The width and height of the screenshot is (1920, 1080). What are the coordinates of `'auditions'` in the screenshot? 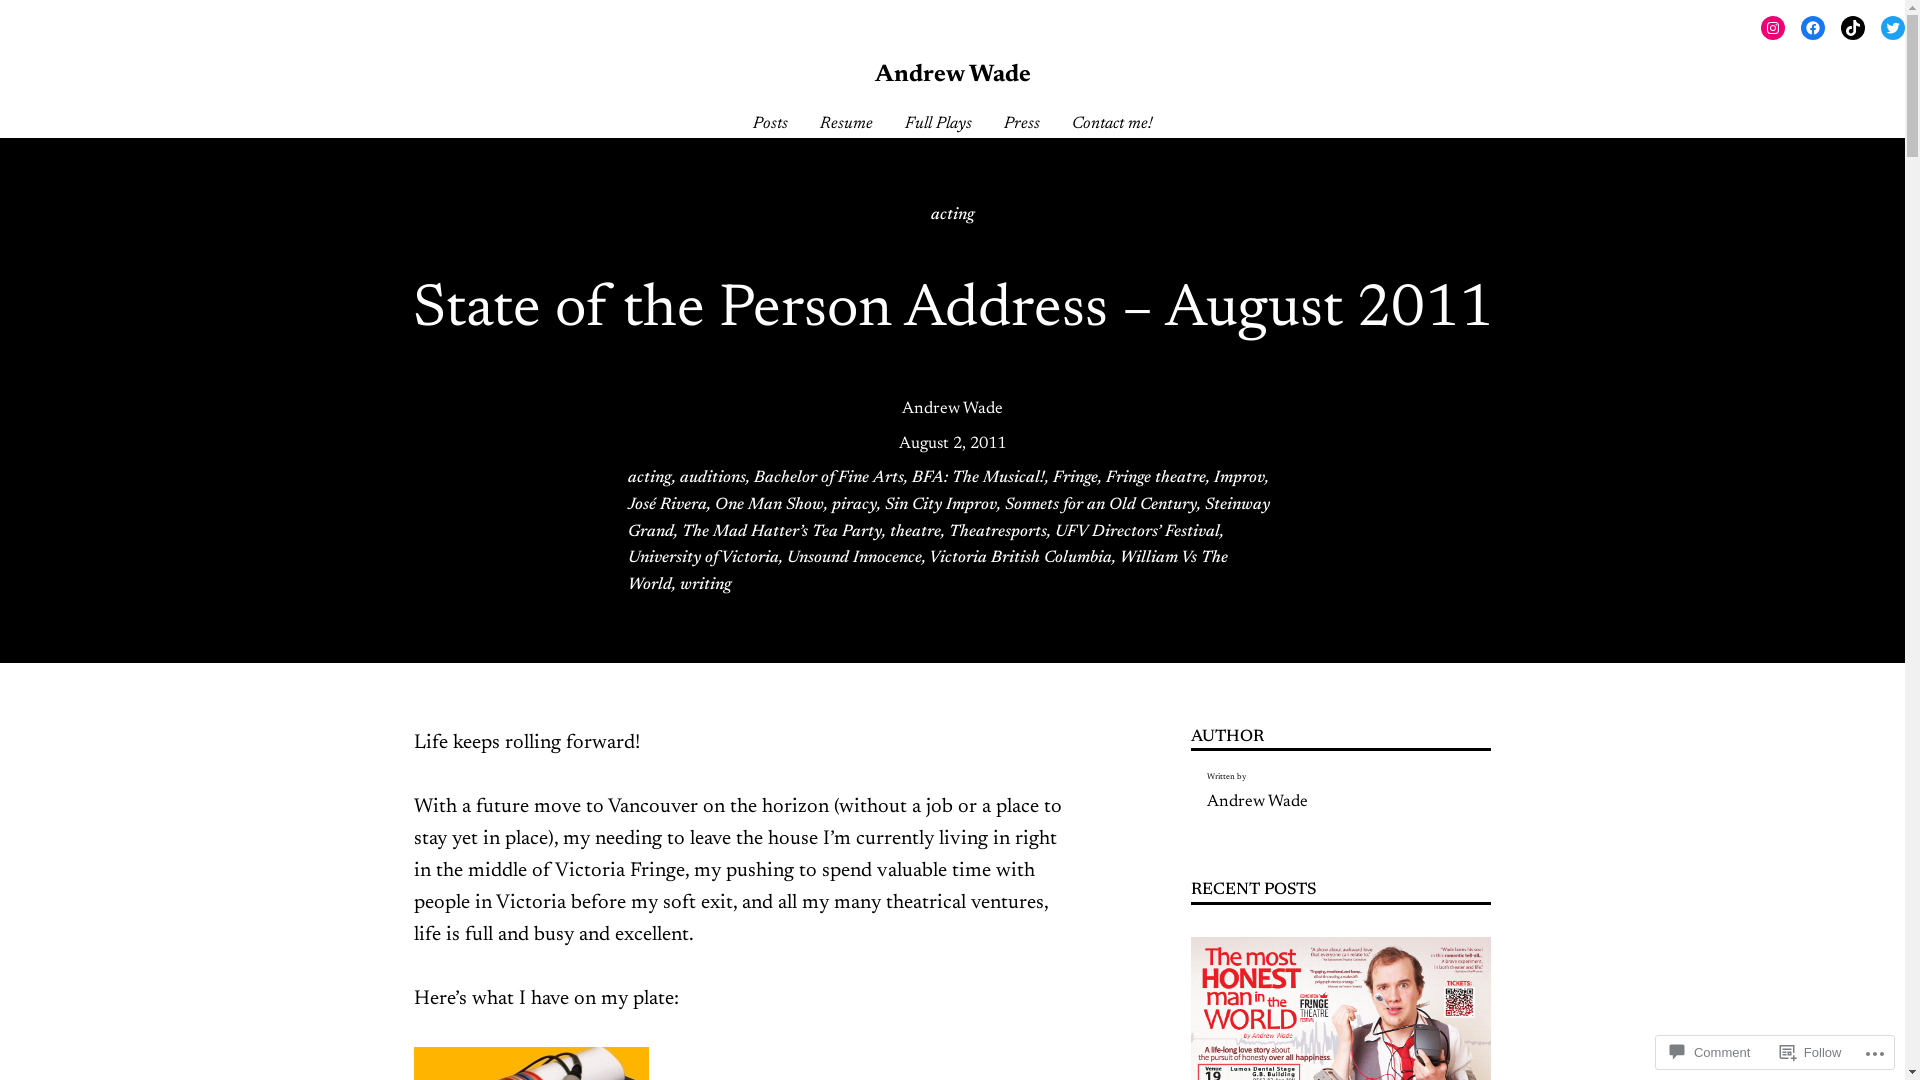 It's located at (713, 478).